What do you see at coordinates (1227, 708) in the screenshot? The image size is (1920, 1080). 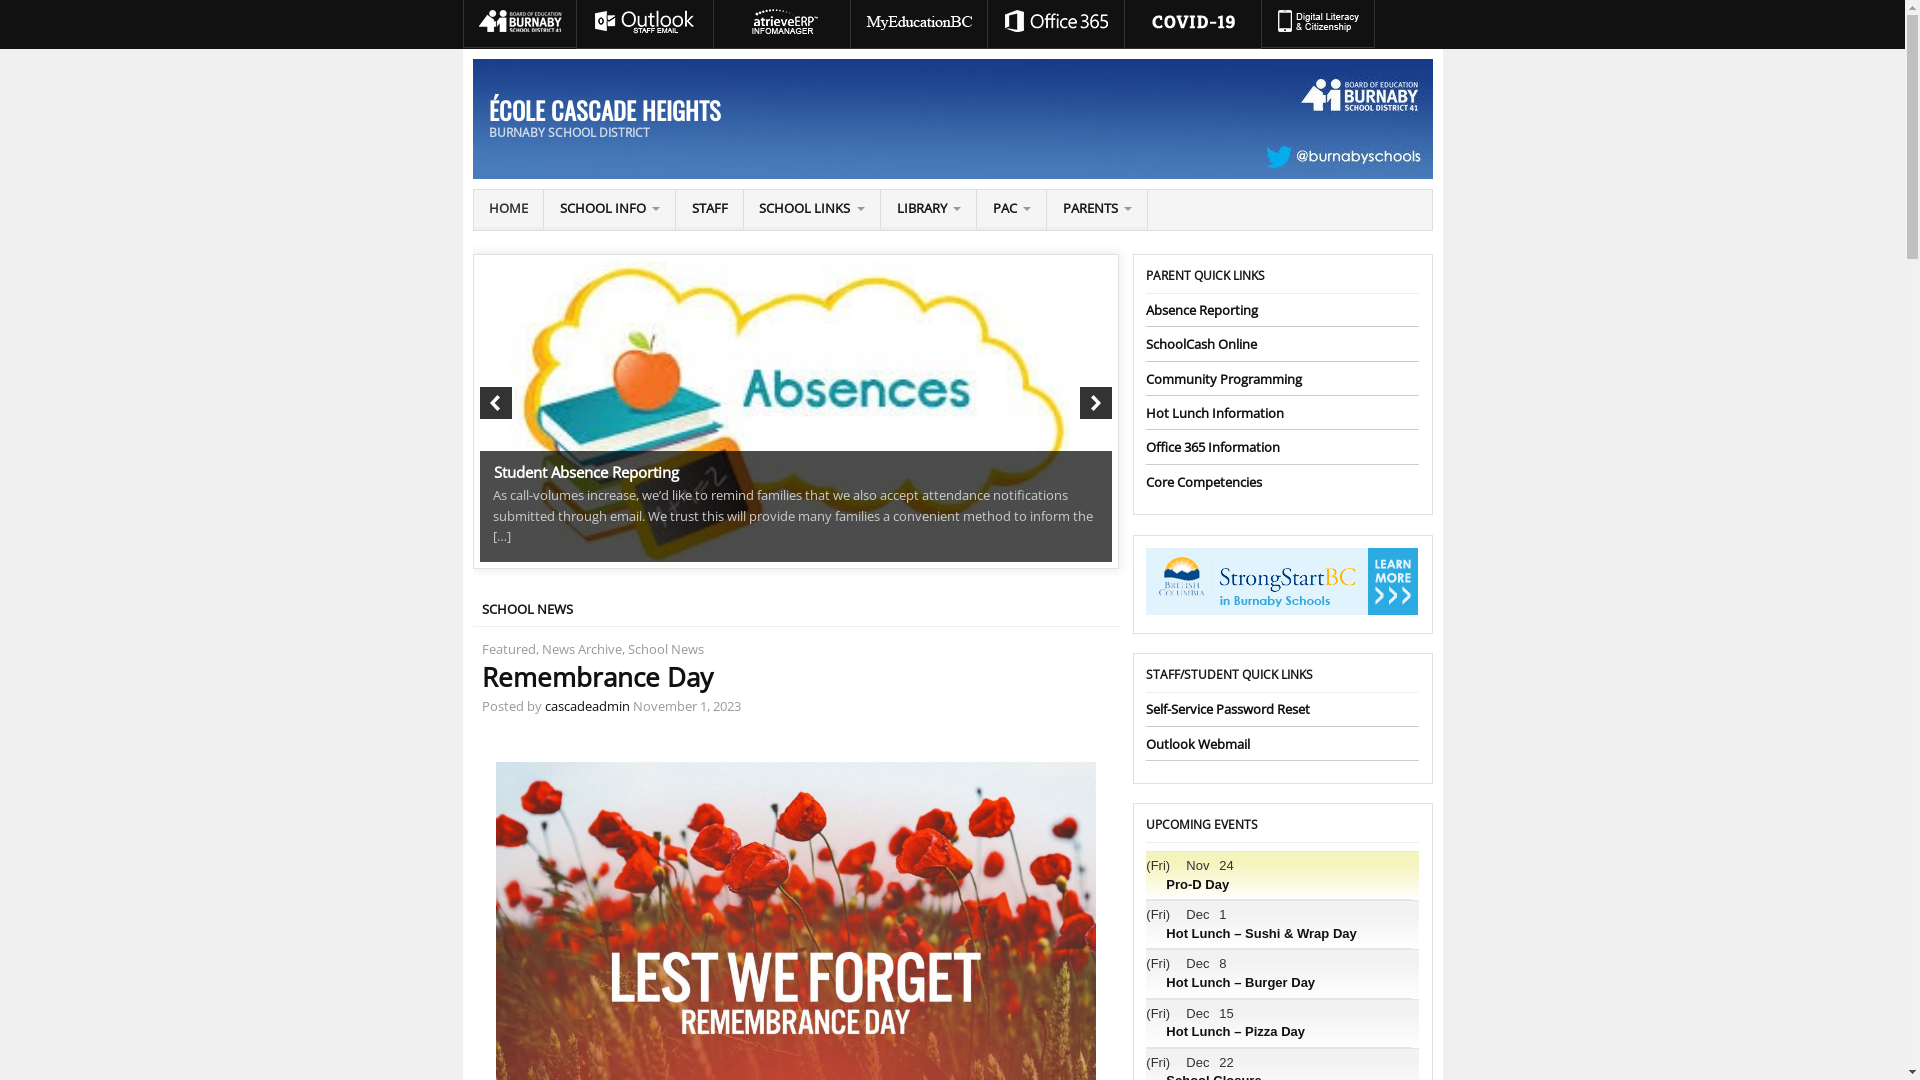 I see `'Self-Service Password Reset'` at bounding box center [1227, 708].